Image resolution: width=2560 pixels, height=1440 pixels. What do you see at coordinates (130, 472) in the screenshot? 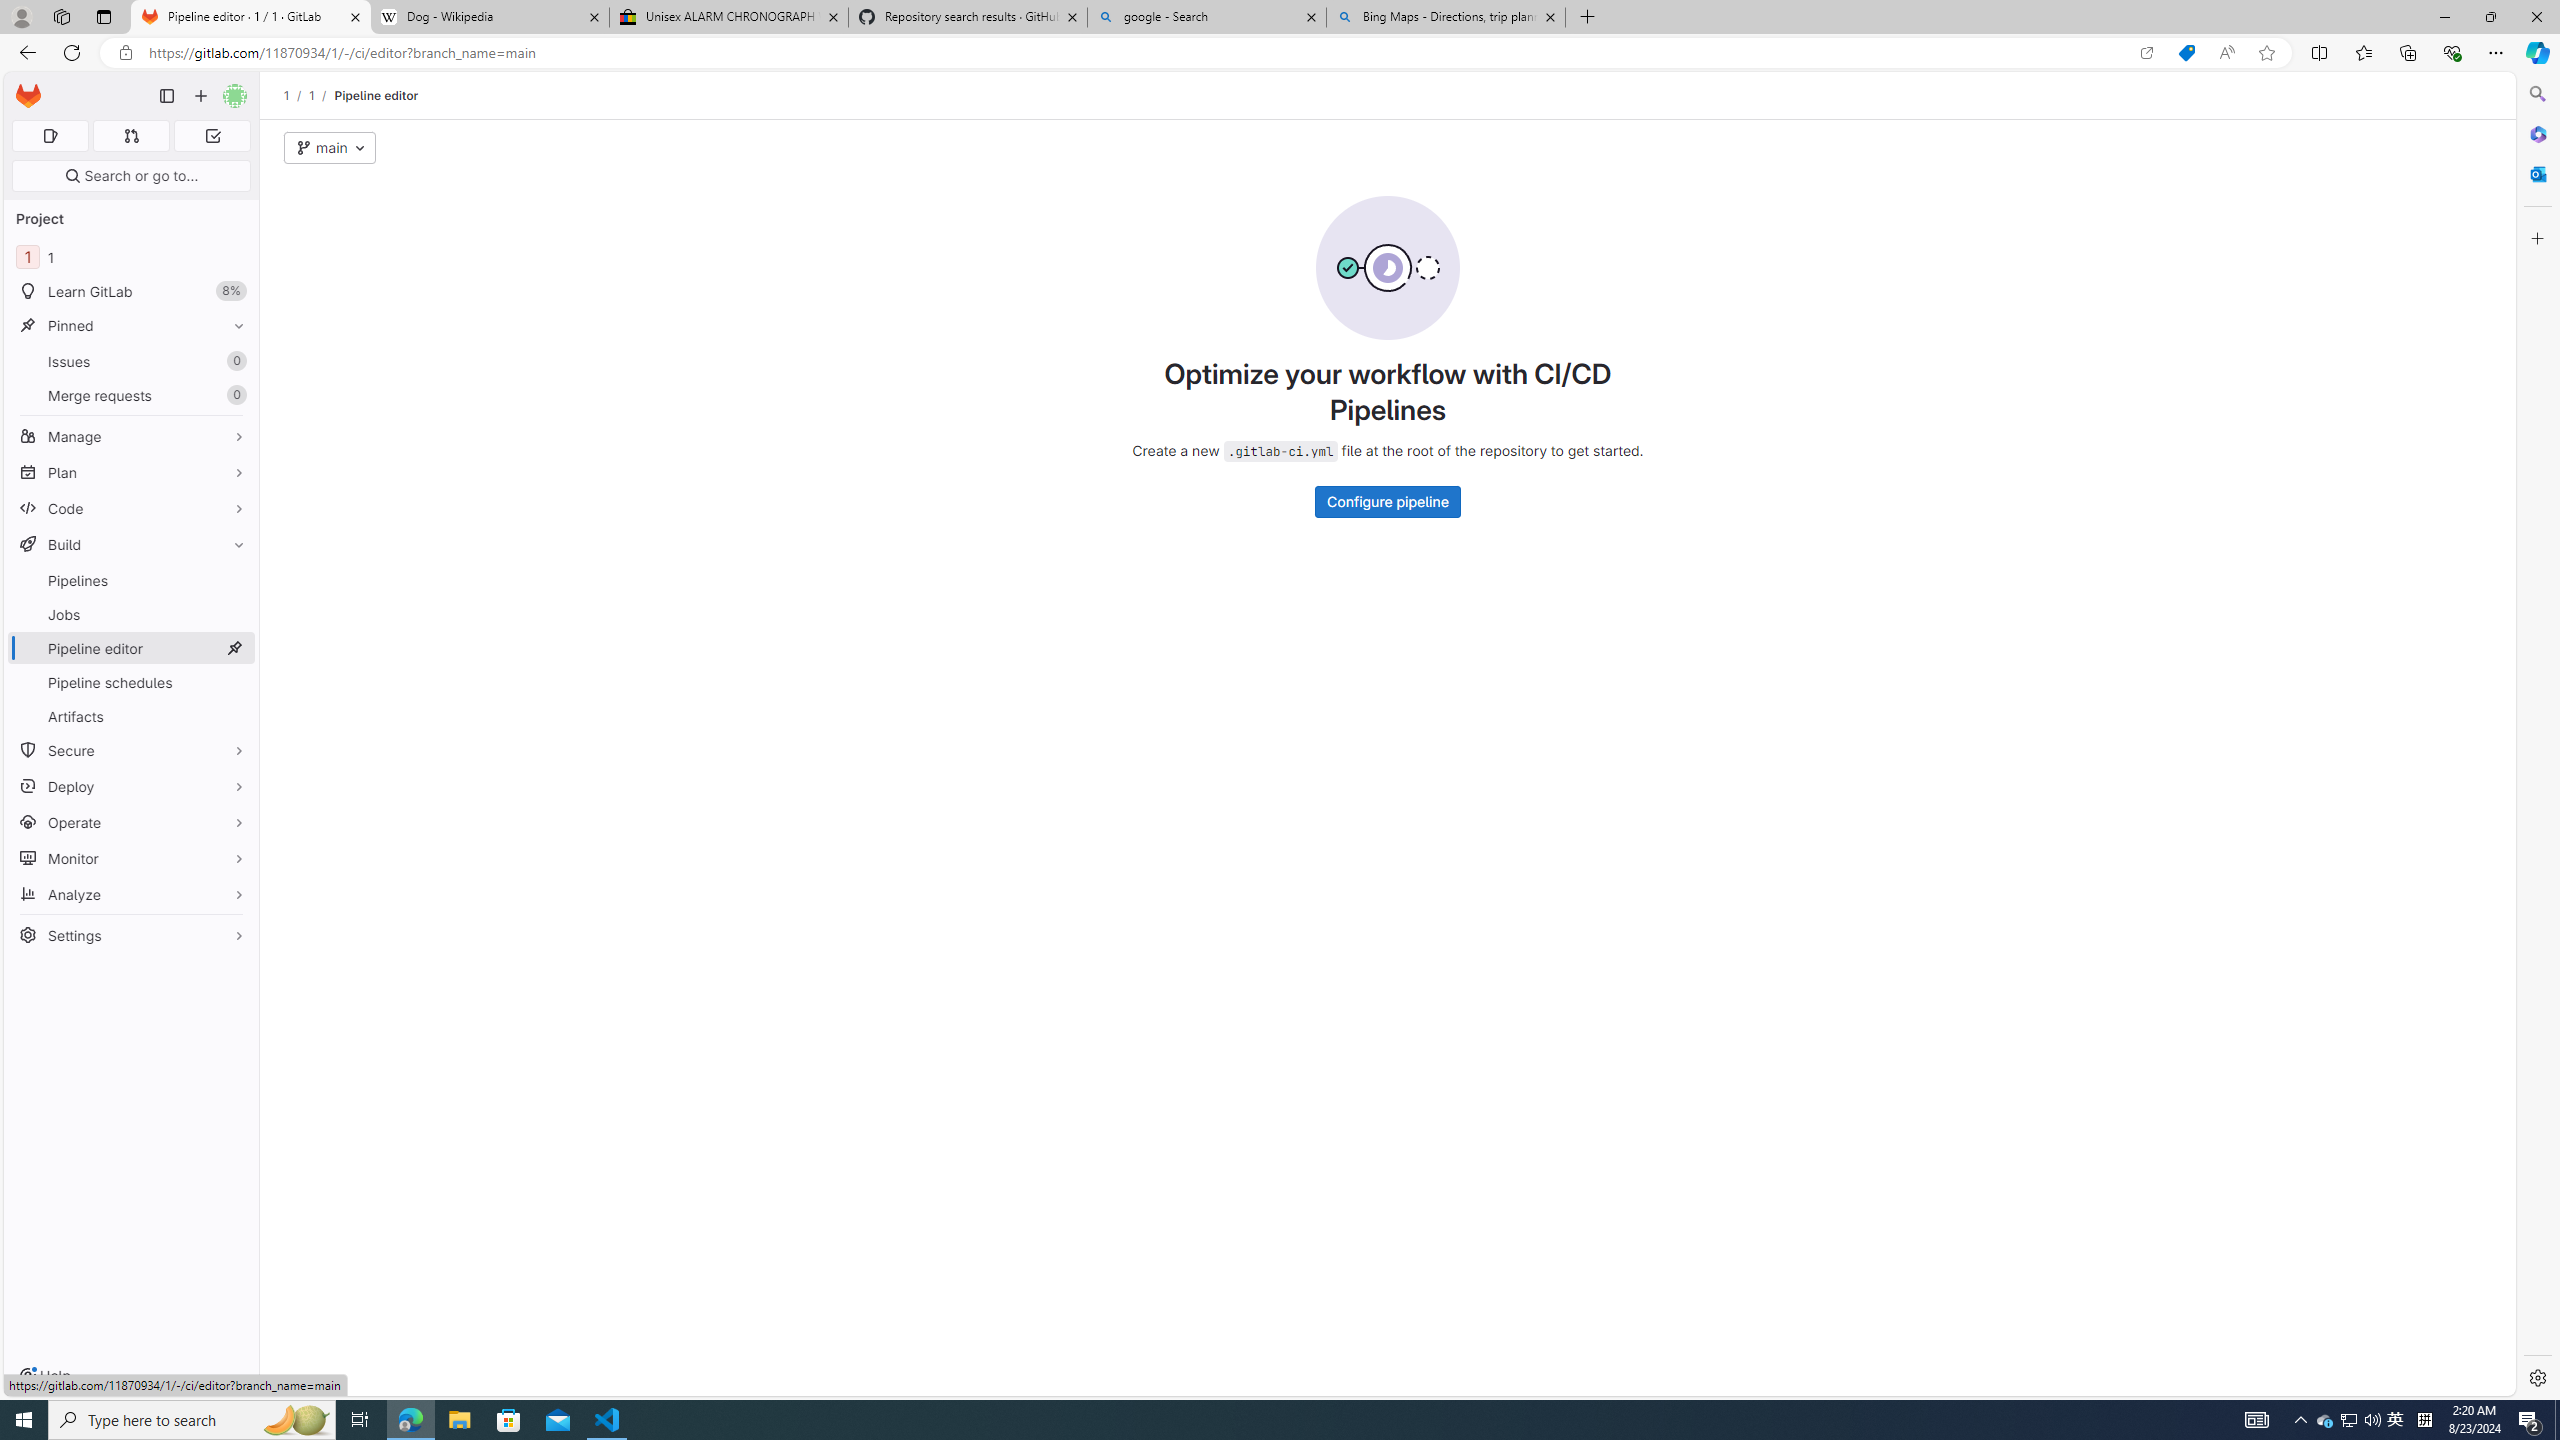
I see `'Plan'` at bounding box center [130, 472].